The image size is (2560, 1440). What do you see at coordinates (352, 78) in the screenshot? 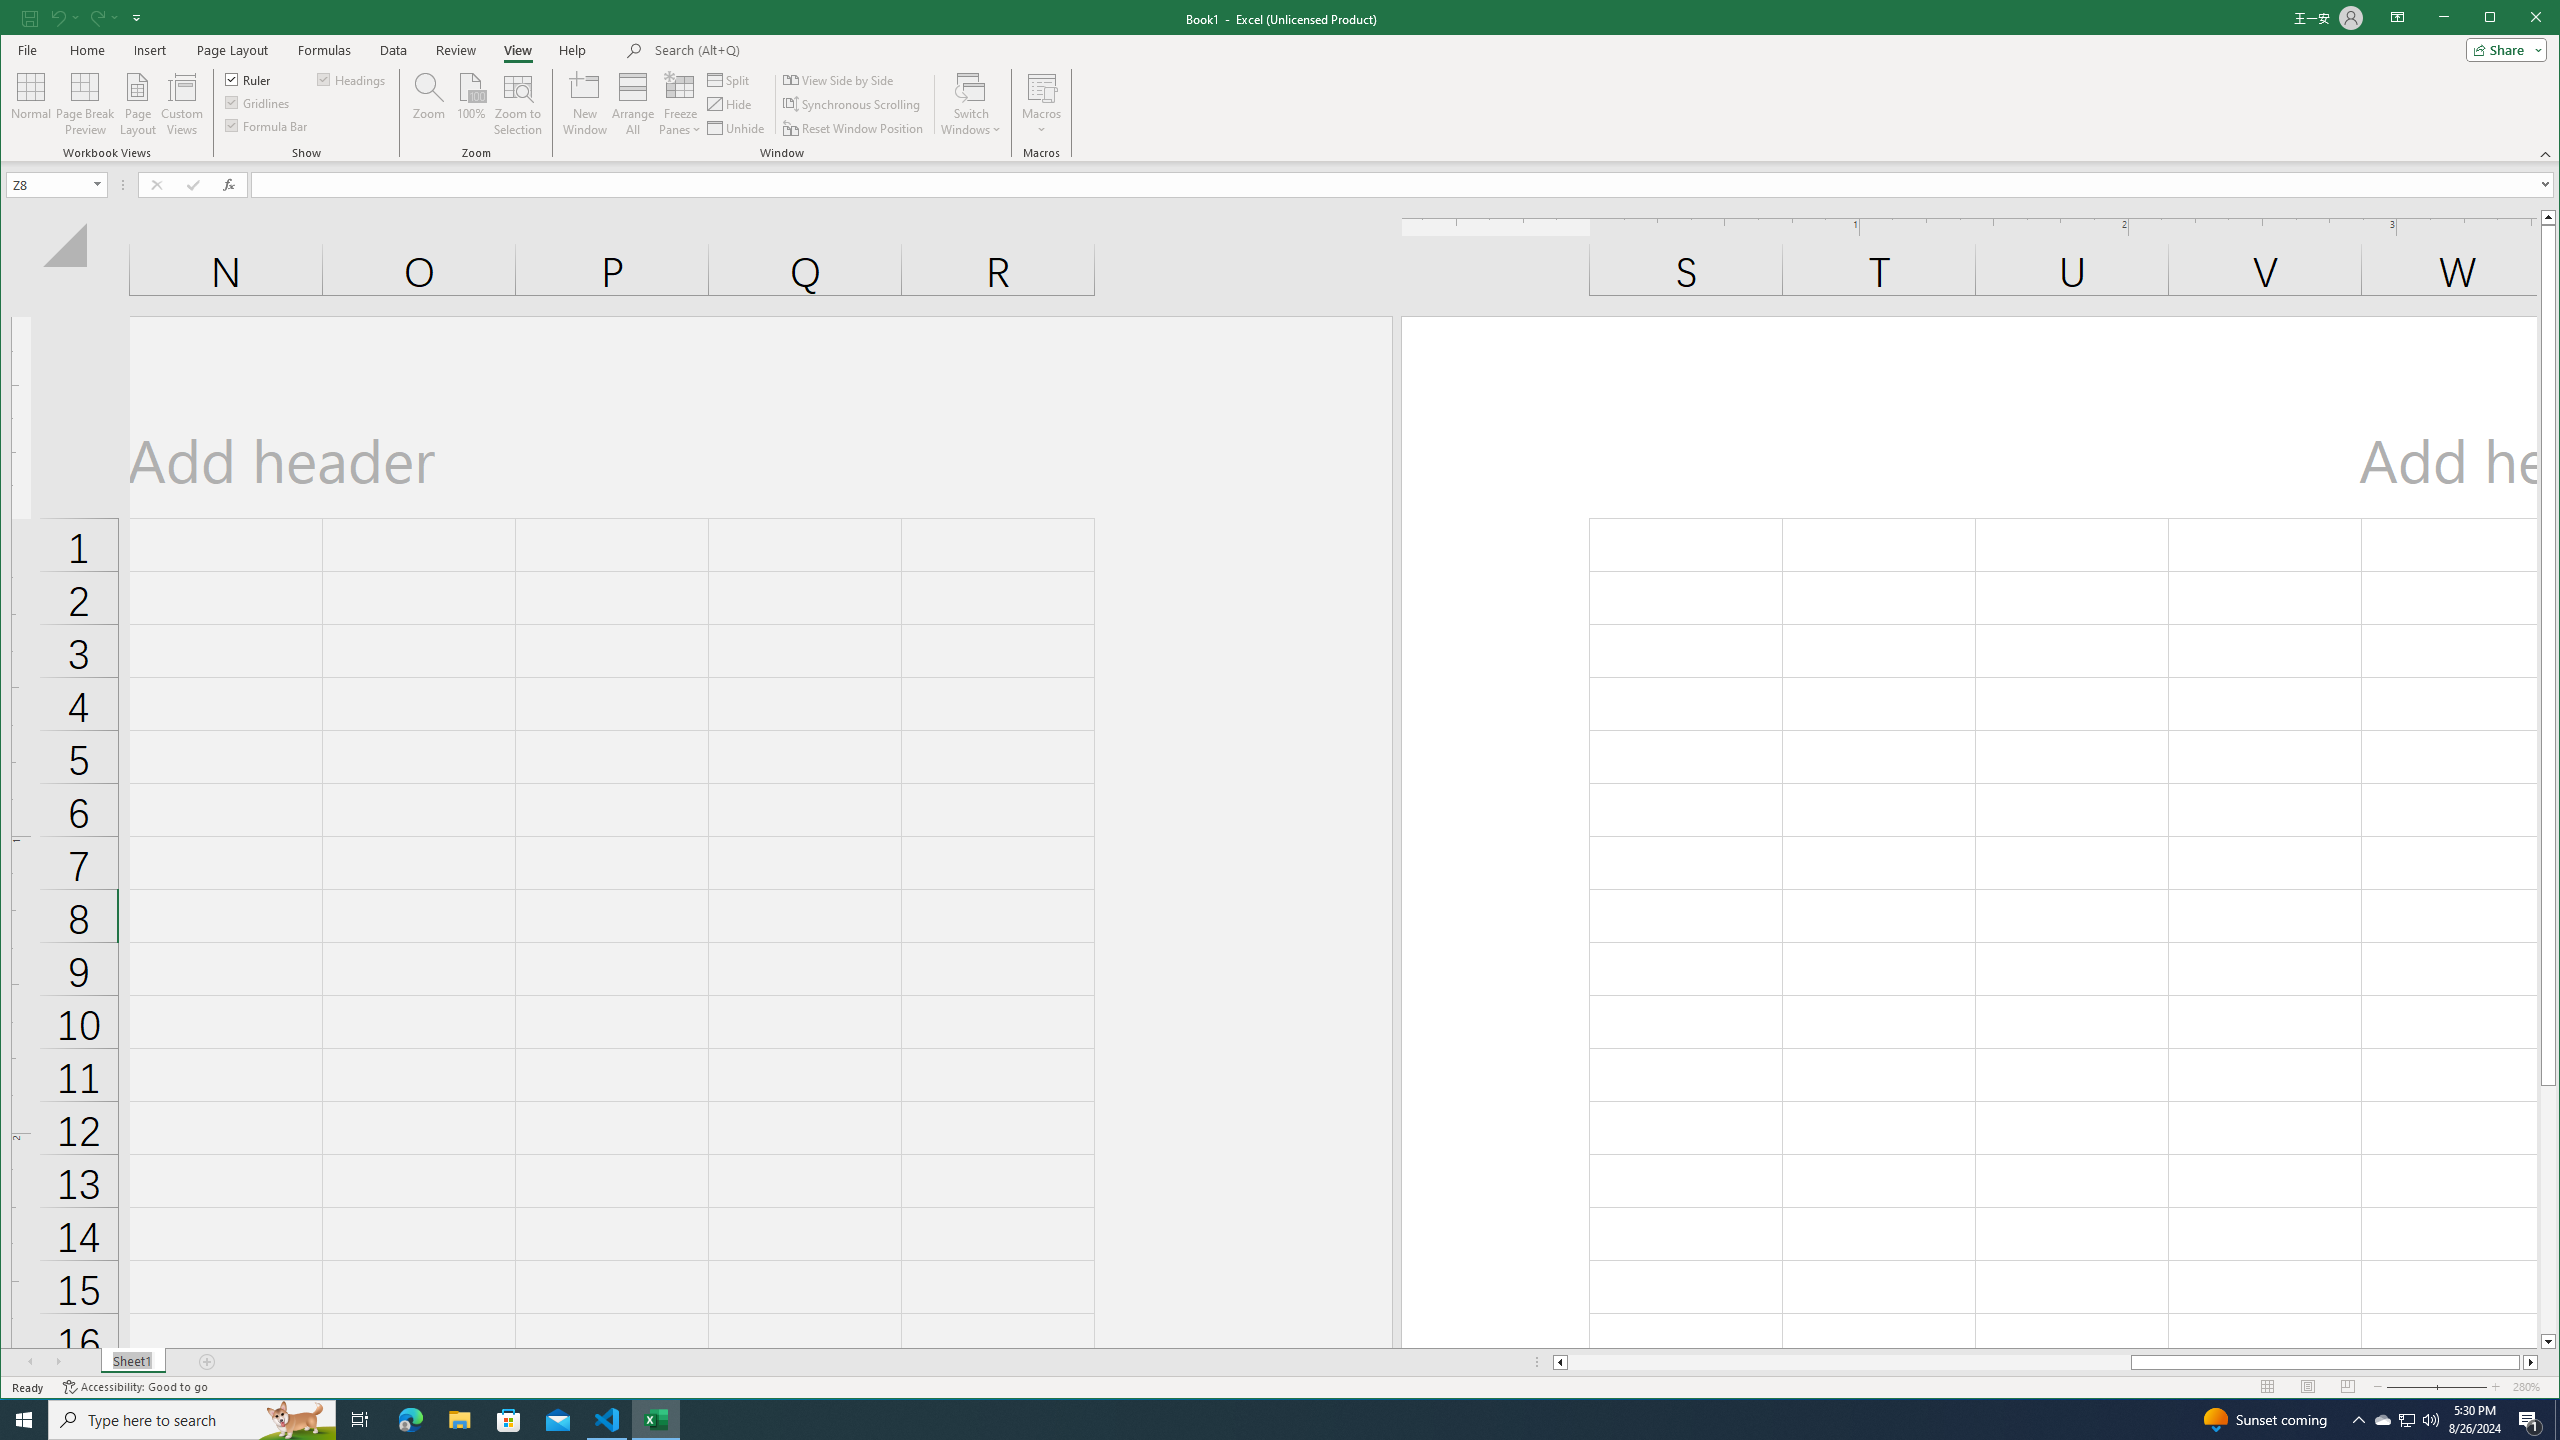
I see `'Headings'` at bounding box center [352, 78].